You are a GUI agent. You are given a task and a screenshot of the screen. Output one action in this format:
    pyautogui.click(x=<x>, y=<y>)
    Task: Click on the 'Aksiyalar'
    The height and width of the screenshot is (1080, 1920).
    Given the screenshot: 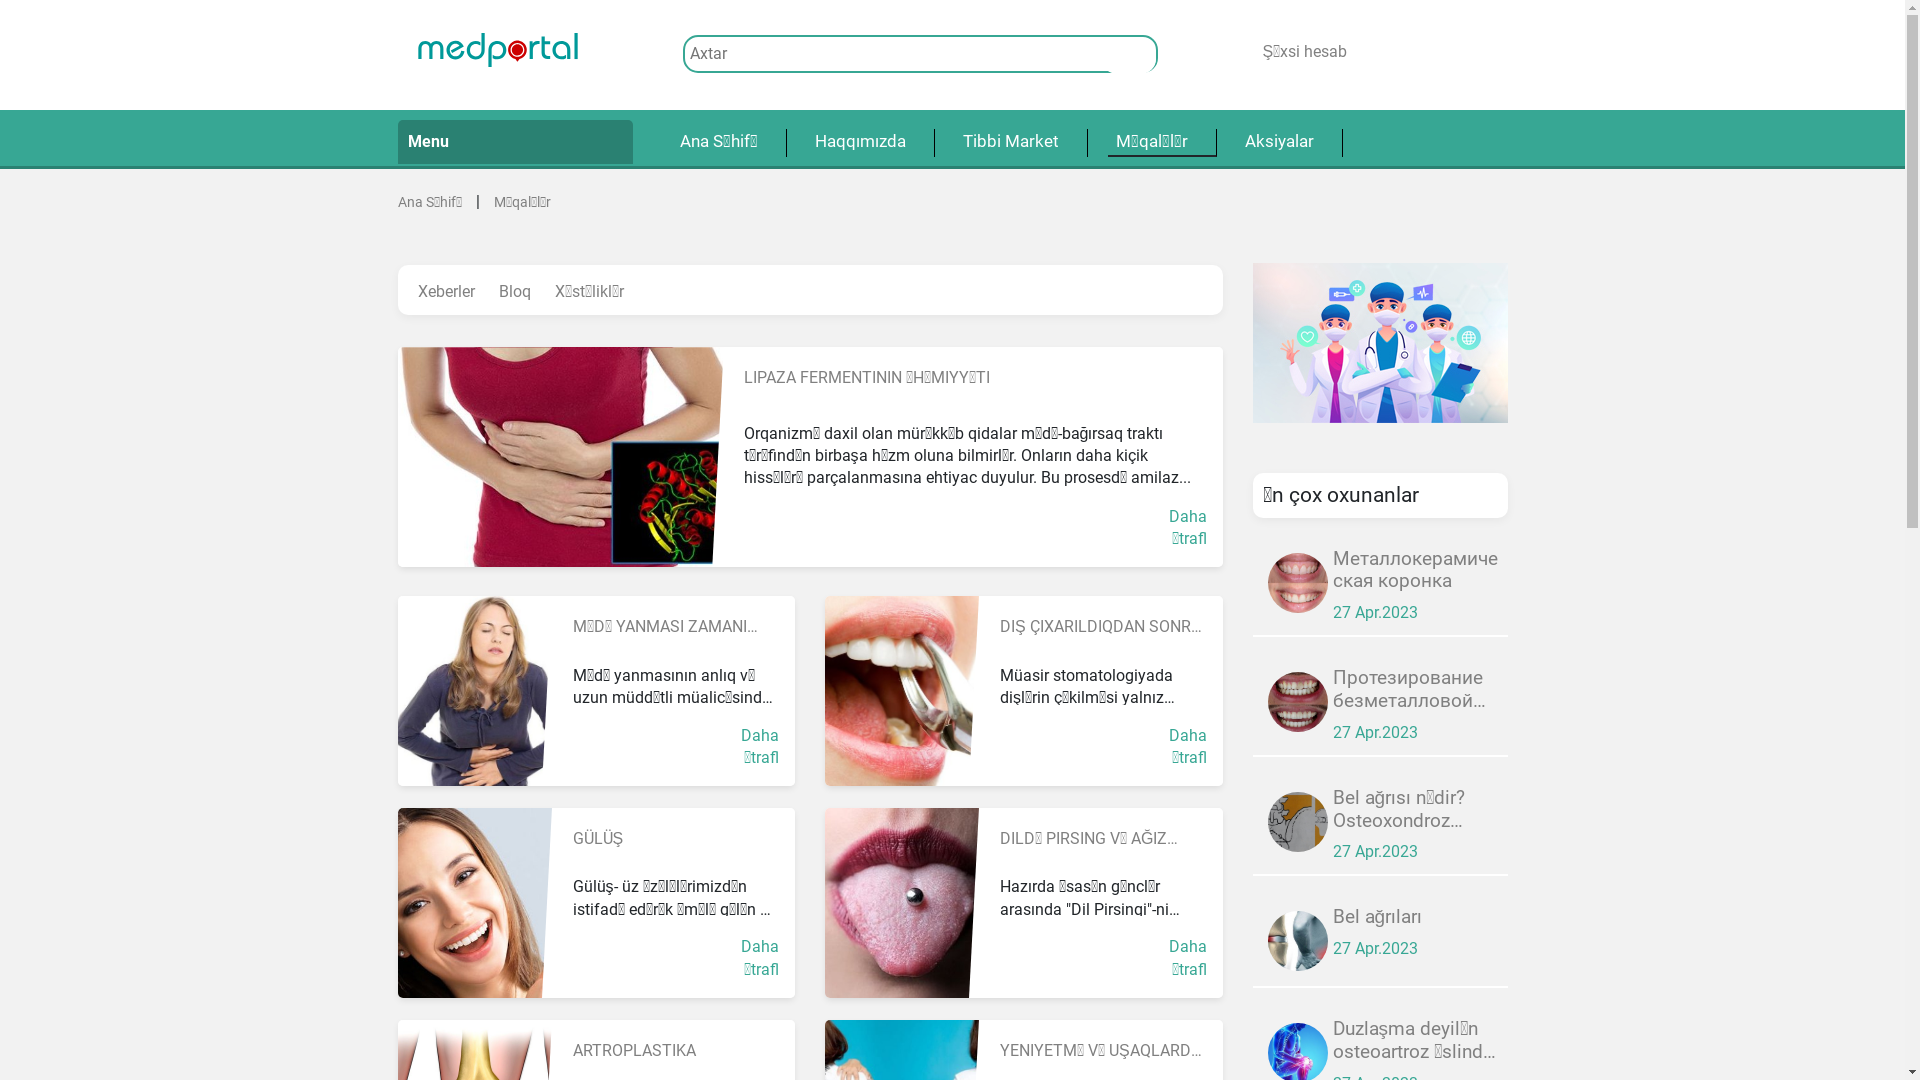 What is the action you would take?
    pyautogui.click(x=1277, y=141)
    